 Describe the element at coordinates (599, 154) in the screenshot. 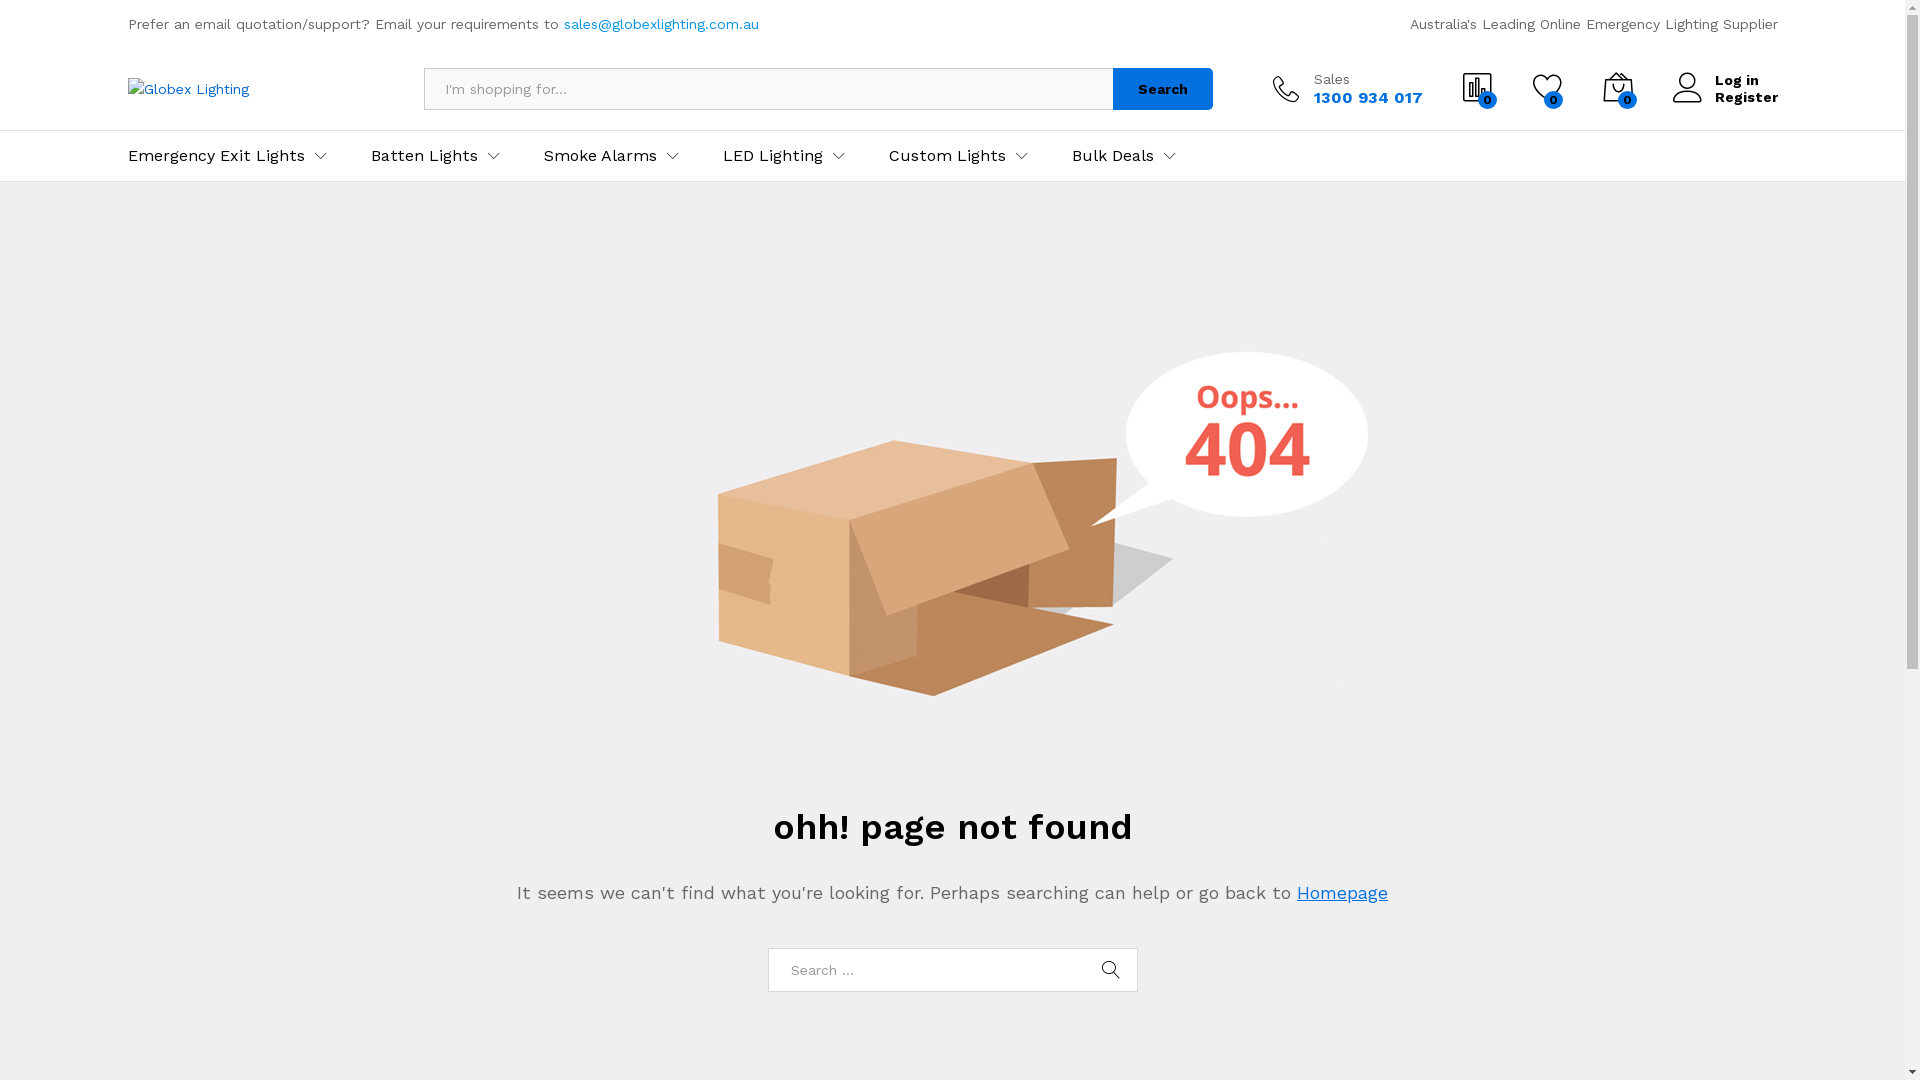

I see `'Smoke Alarms'` at that location.